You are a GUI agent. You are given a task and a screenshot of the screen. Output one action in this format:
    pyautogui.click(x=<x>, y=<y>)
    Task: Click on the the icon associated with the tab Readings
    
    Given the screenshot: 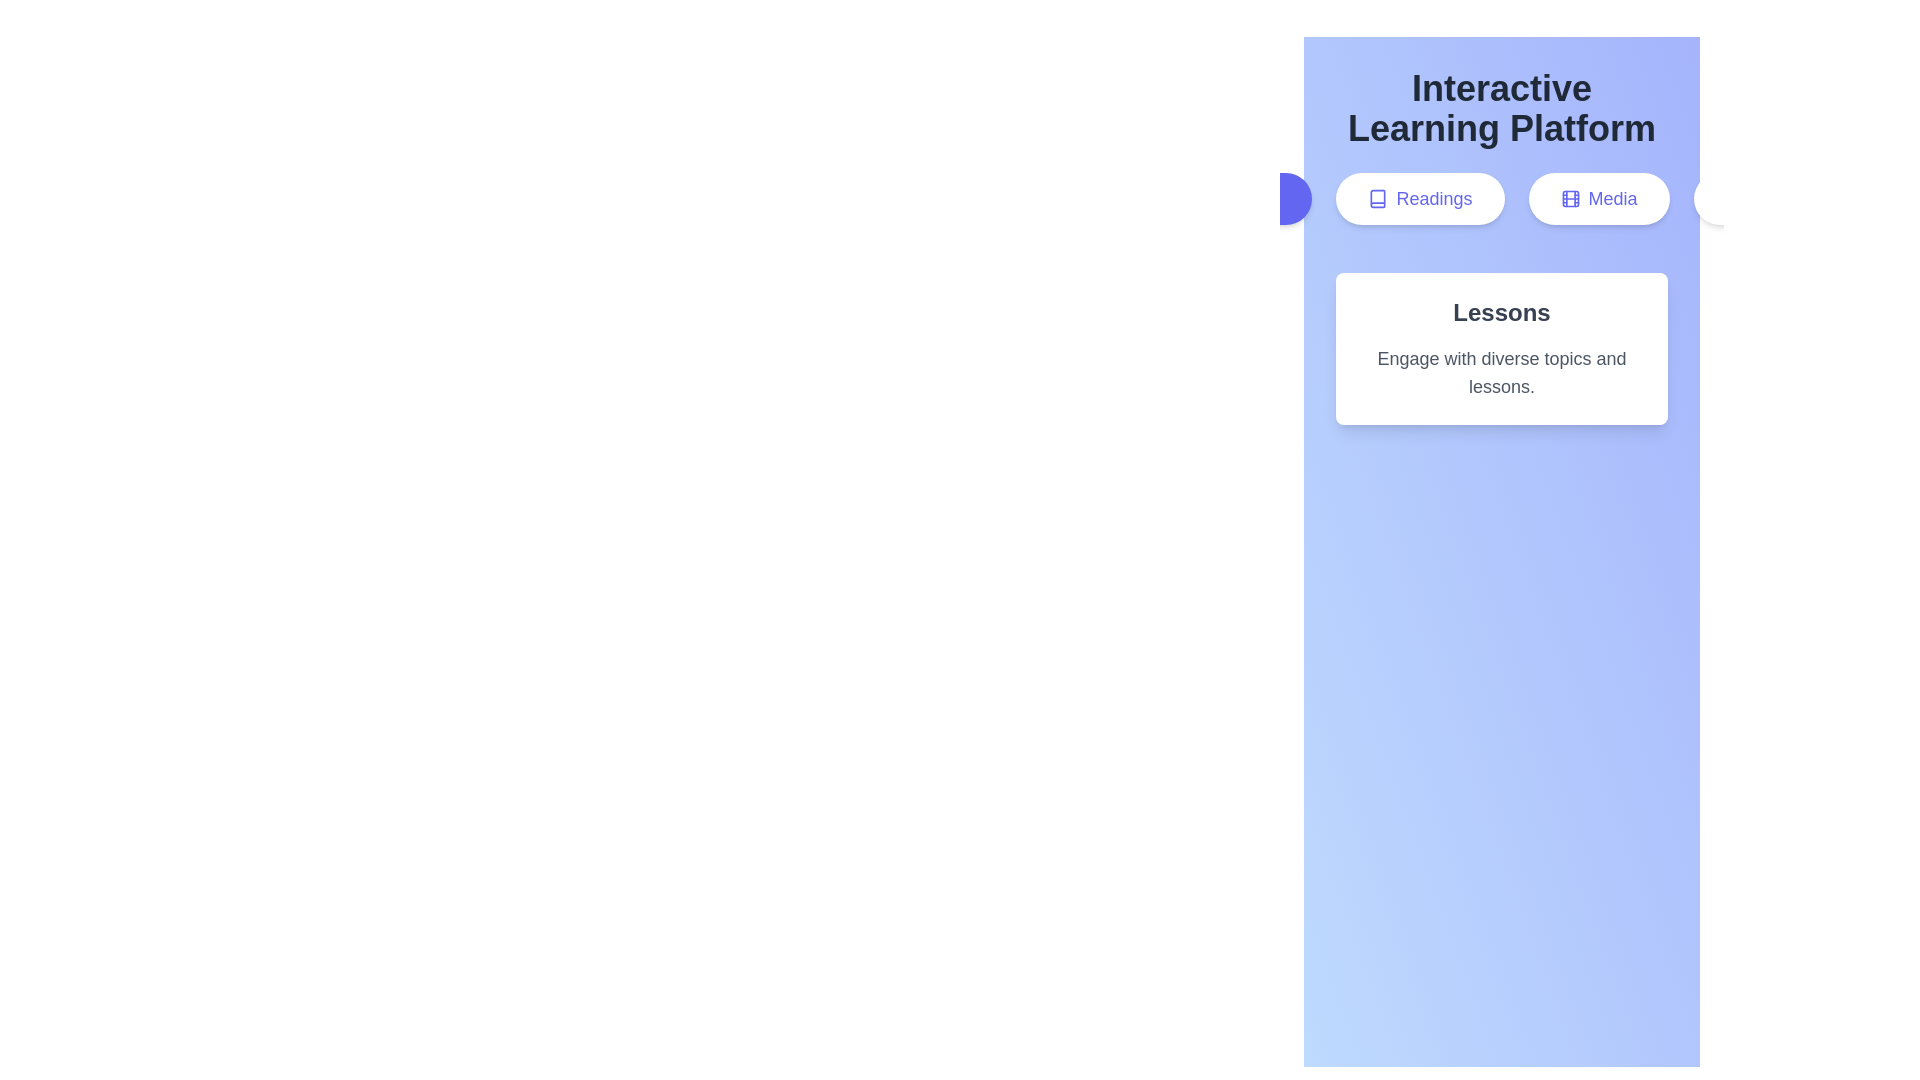 What is the action you would take?
    pyautogui.click(x=1377, y=199)
    